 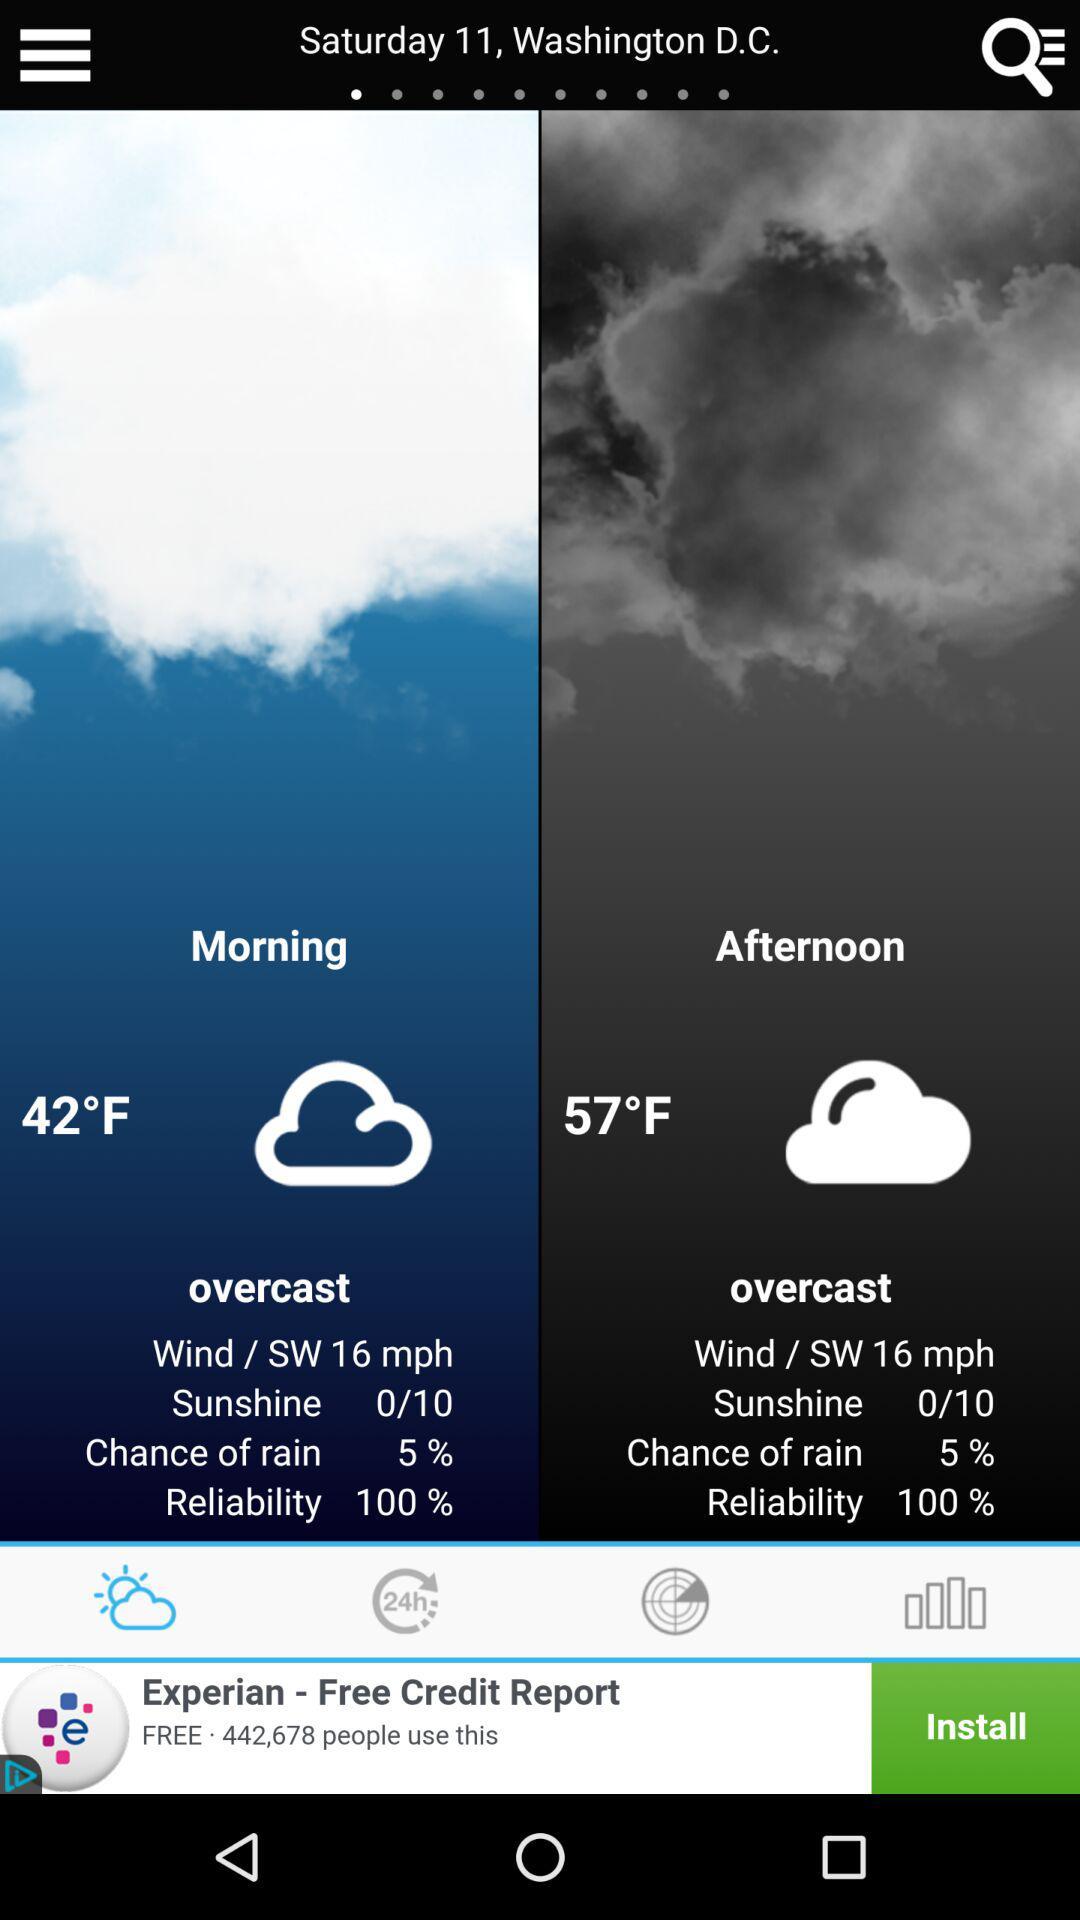 What do you see at coordinates (1024, 55) in the screenshot?
I see `item next to saturday 11 washington` at bounding box center [1024, 55].